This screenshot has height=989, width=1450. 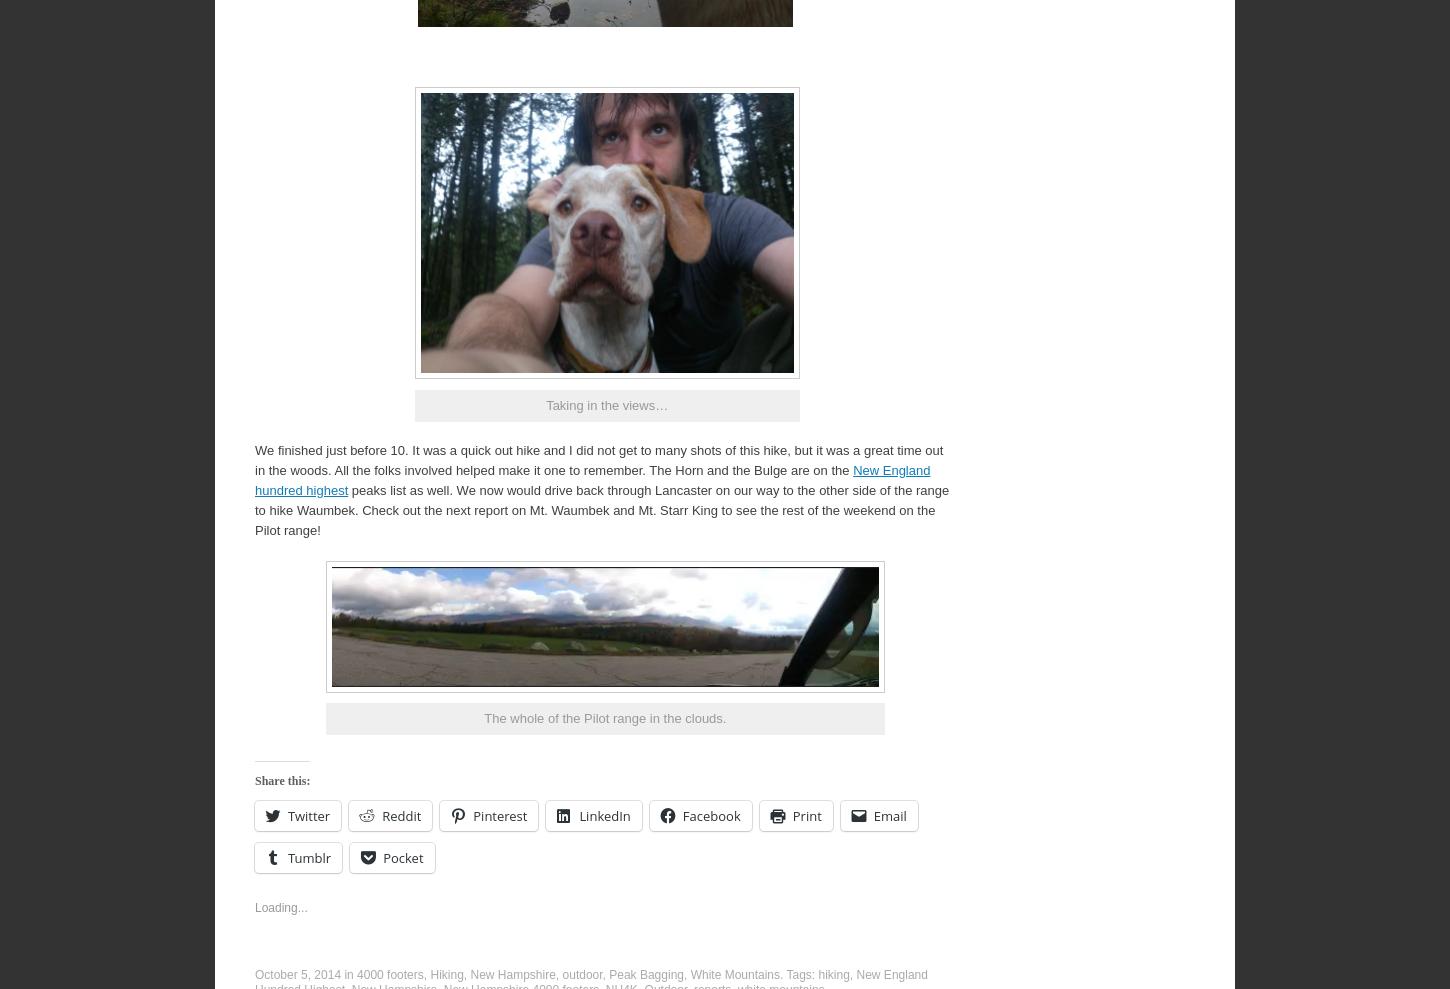 I want to click on 'Tumblr', so click(x=287, y=856).